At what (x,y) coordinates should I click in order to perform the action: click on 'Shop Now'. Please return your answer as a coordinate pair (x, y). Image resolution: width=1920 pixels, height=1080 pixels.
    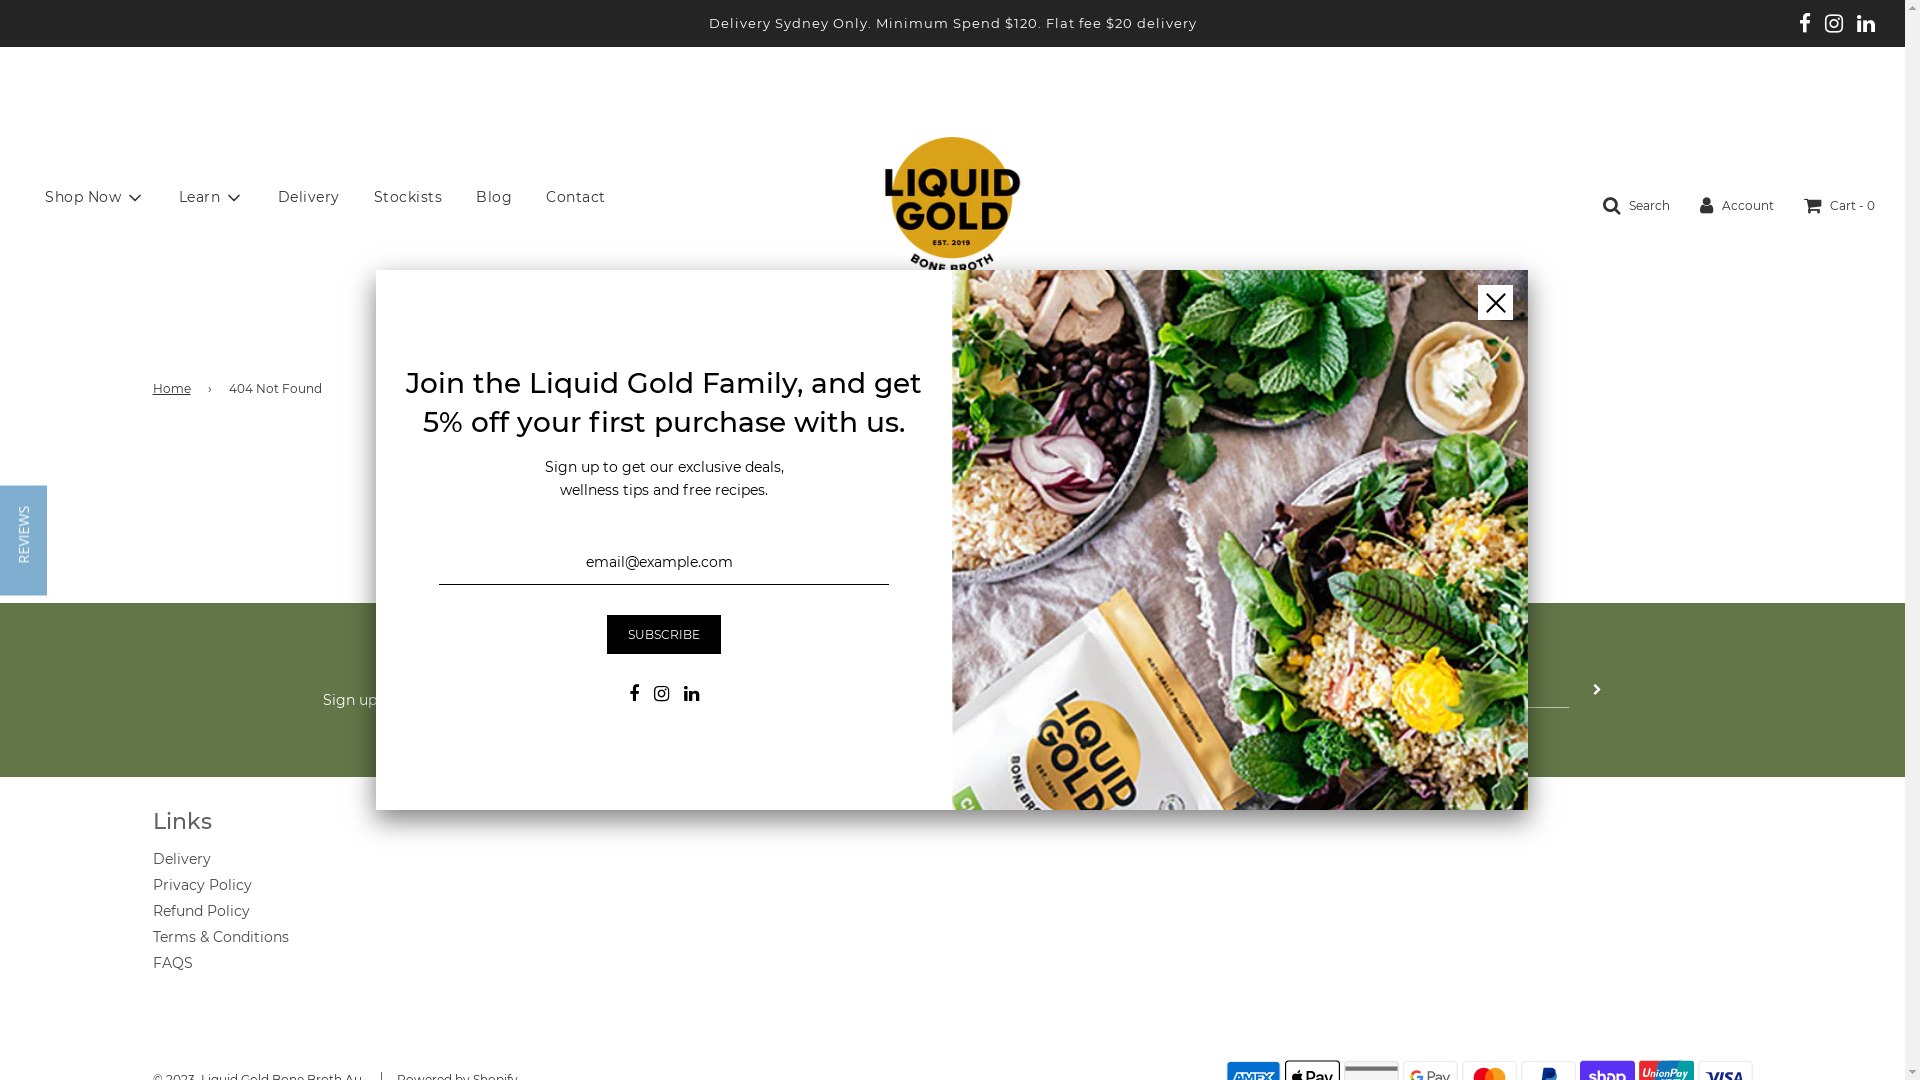
    Looking at the image, I should click on (29, 197).